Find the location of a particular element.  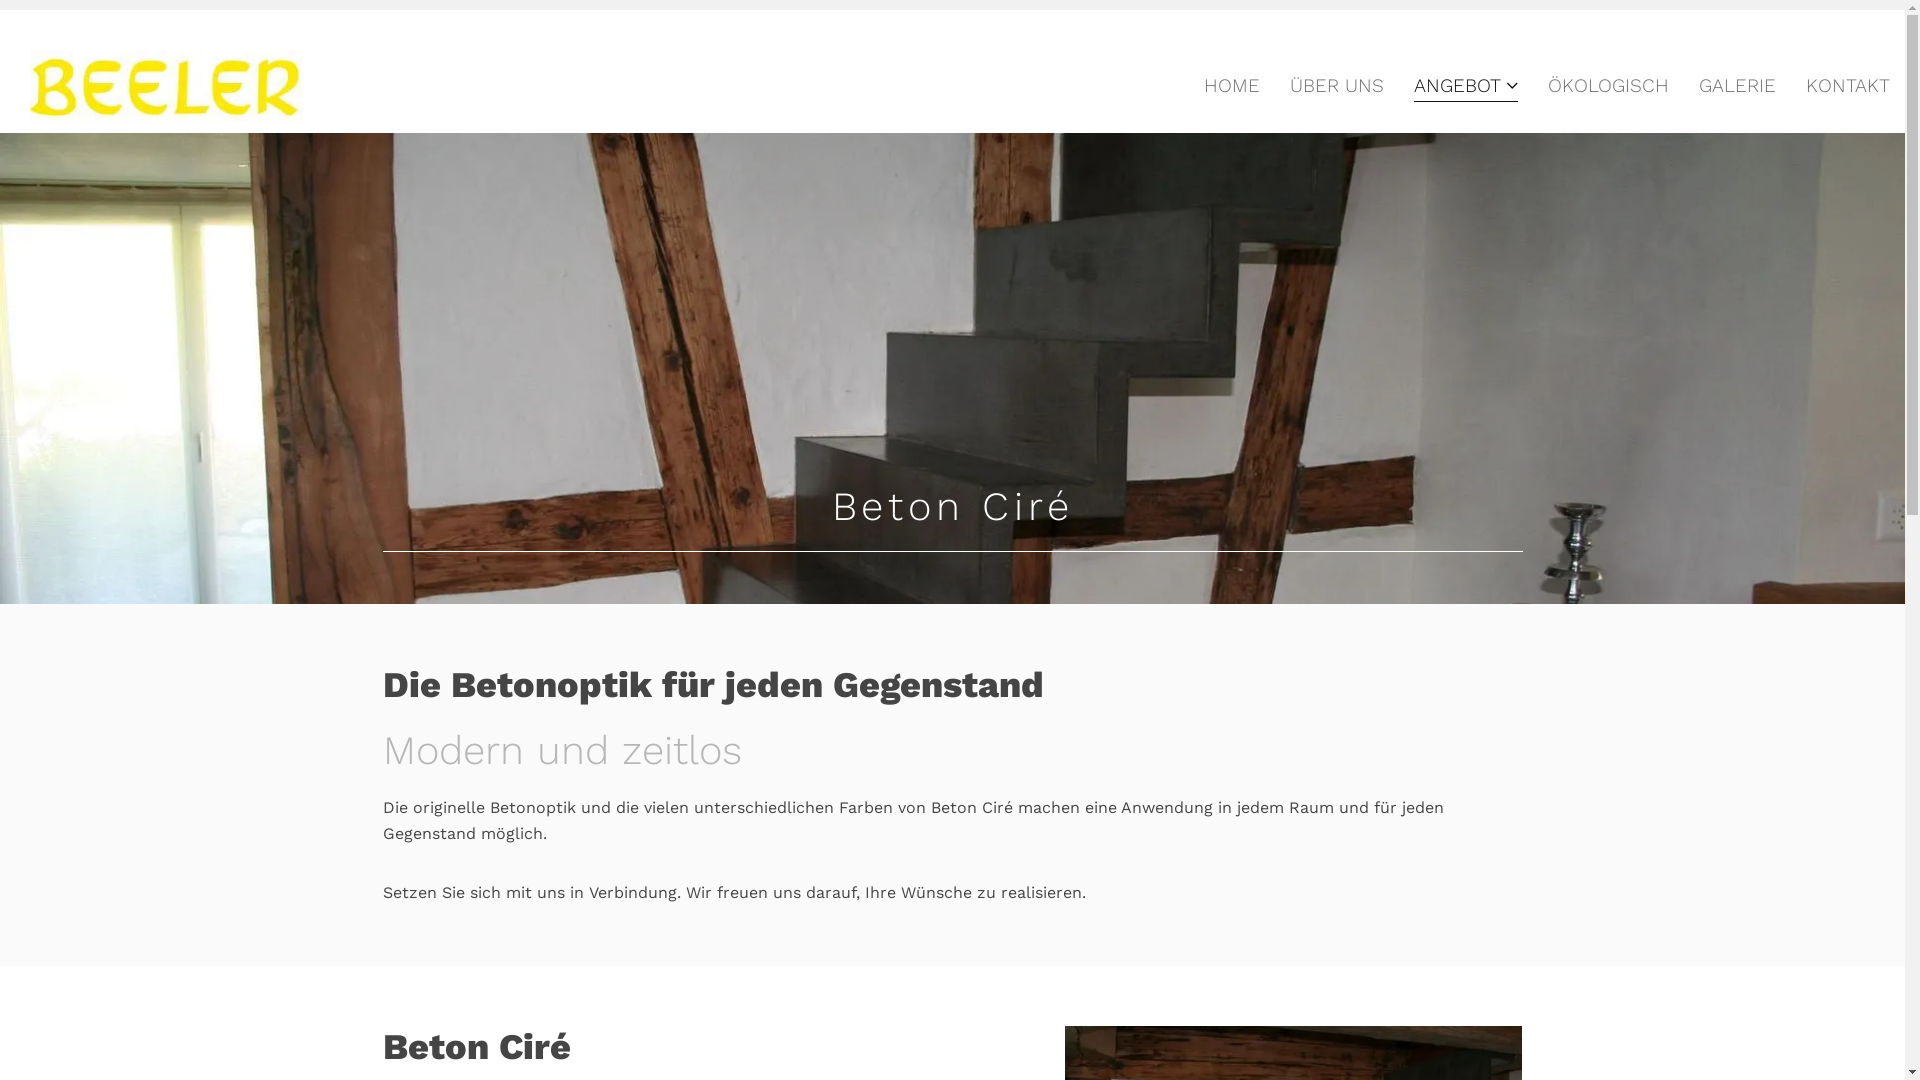

'Verbindung' is located at coordinates (631, 891).